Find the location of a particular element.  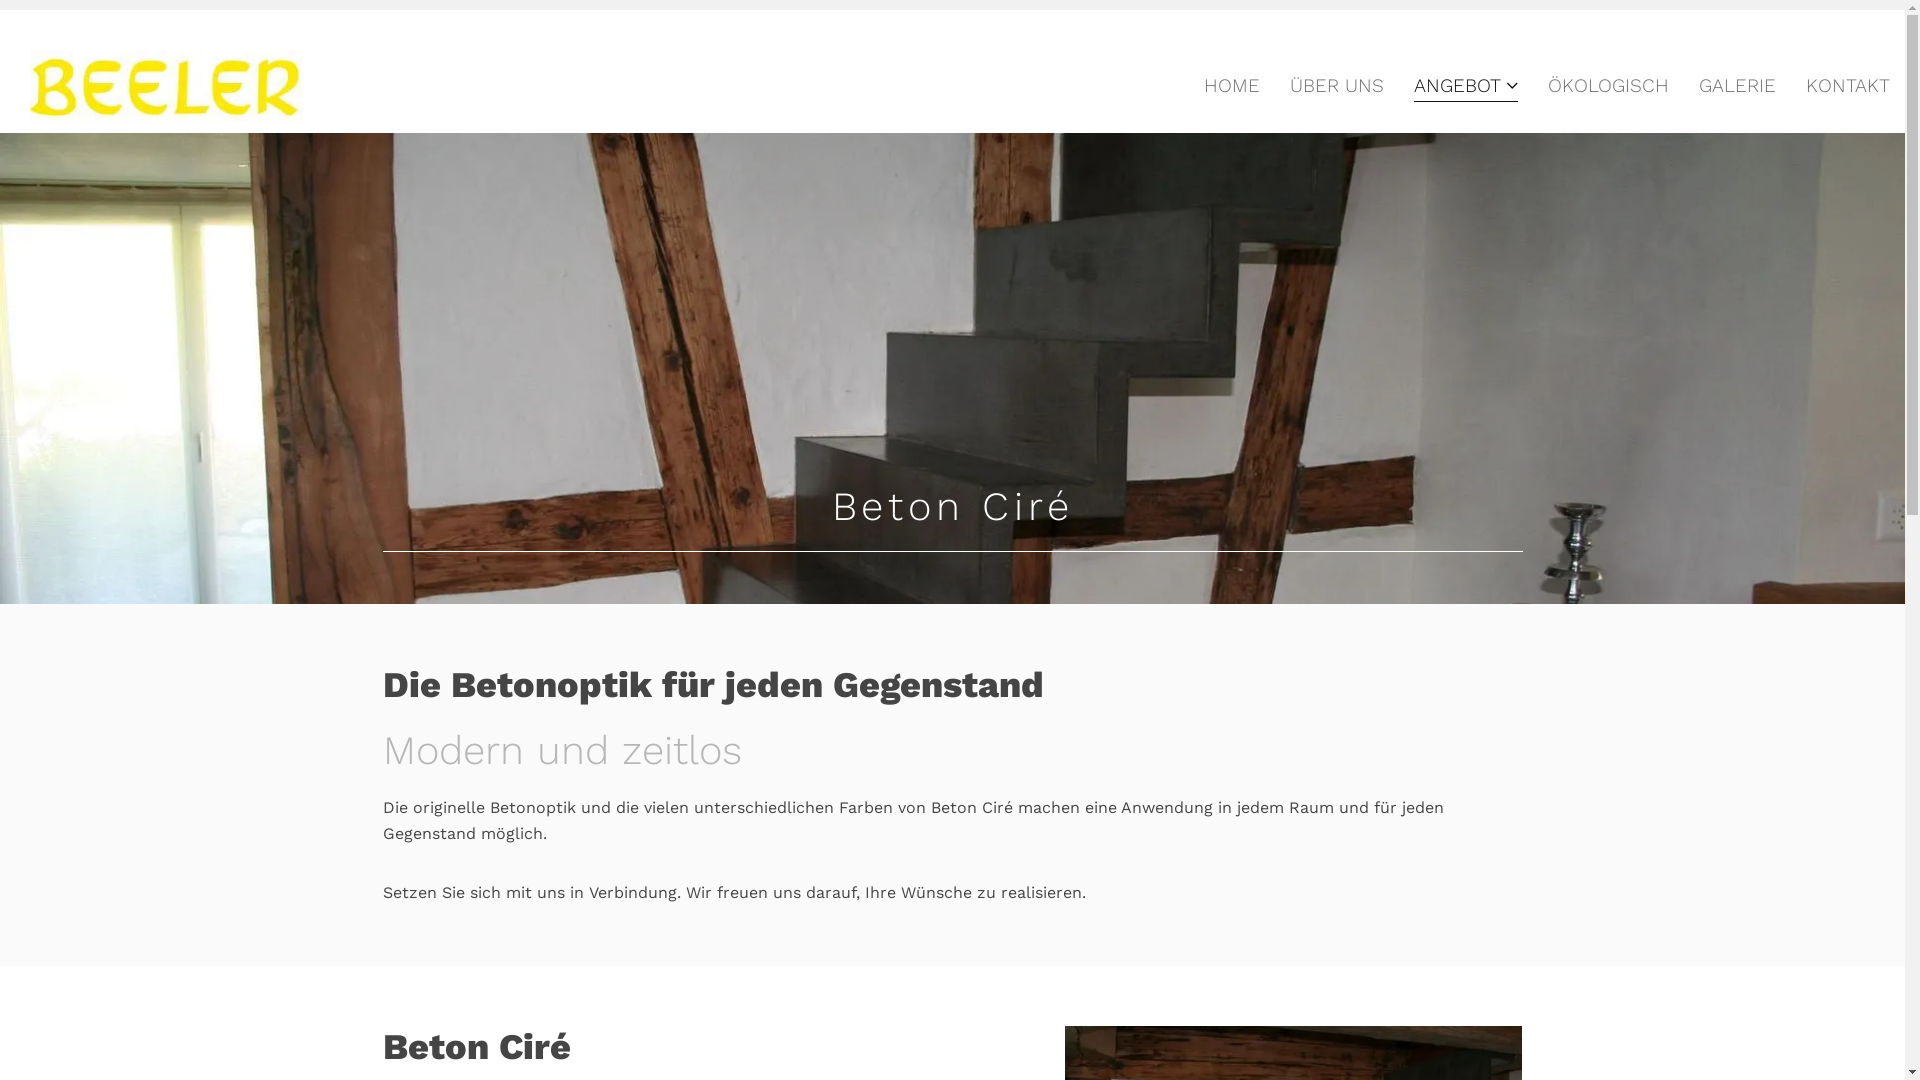

'Verbindung' is located at coordinates (631, 891).